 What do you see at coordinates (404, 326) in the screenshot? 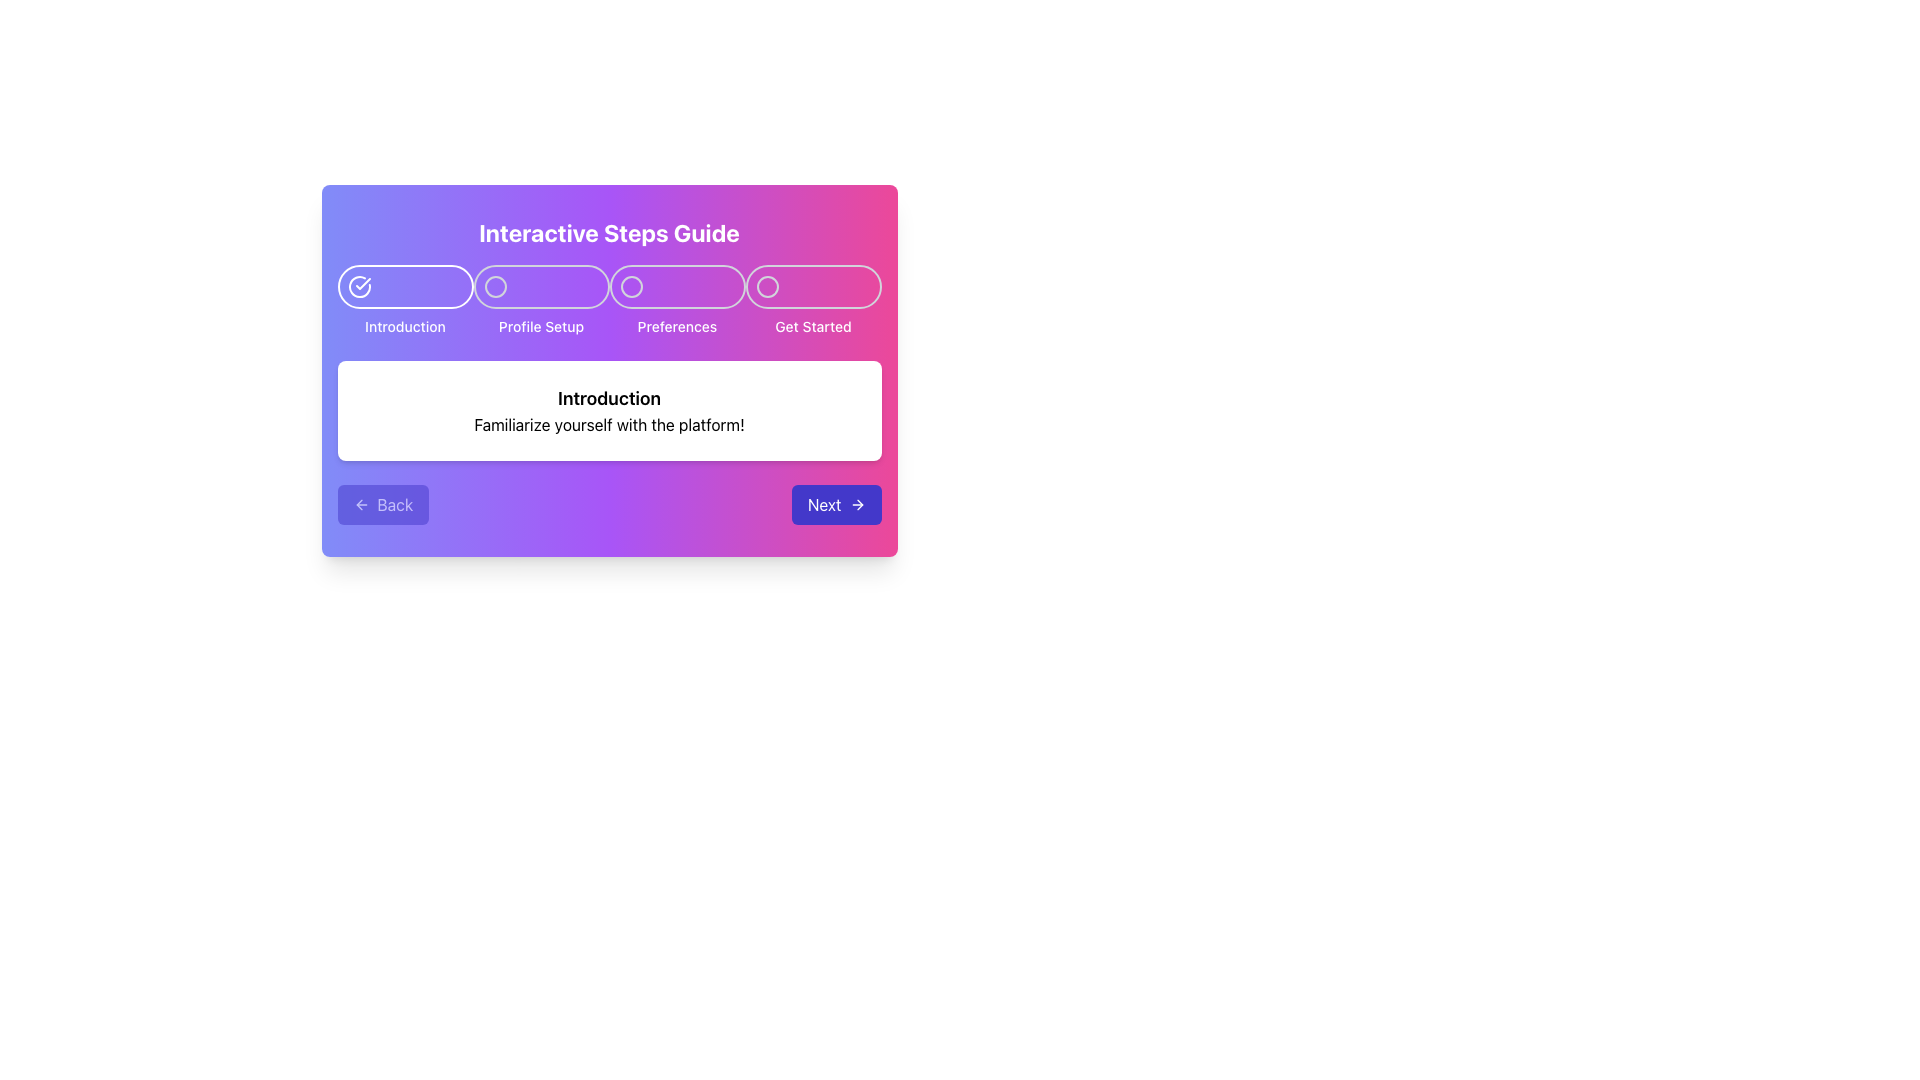
I see `the 'Introduction' text label, which is styled in a medium-weight font and positioned in the navigation area under a round icon on the leftmost segment of a progress indicator` at bounding box center [404, 326].